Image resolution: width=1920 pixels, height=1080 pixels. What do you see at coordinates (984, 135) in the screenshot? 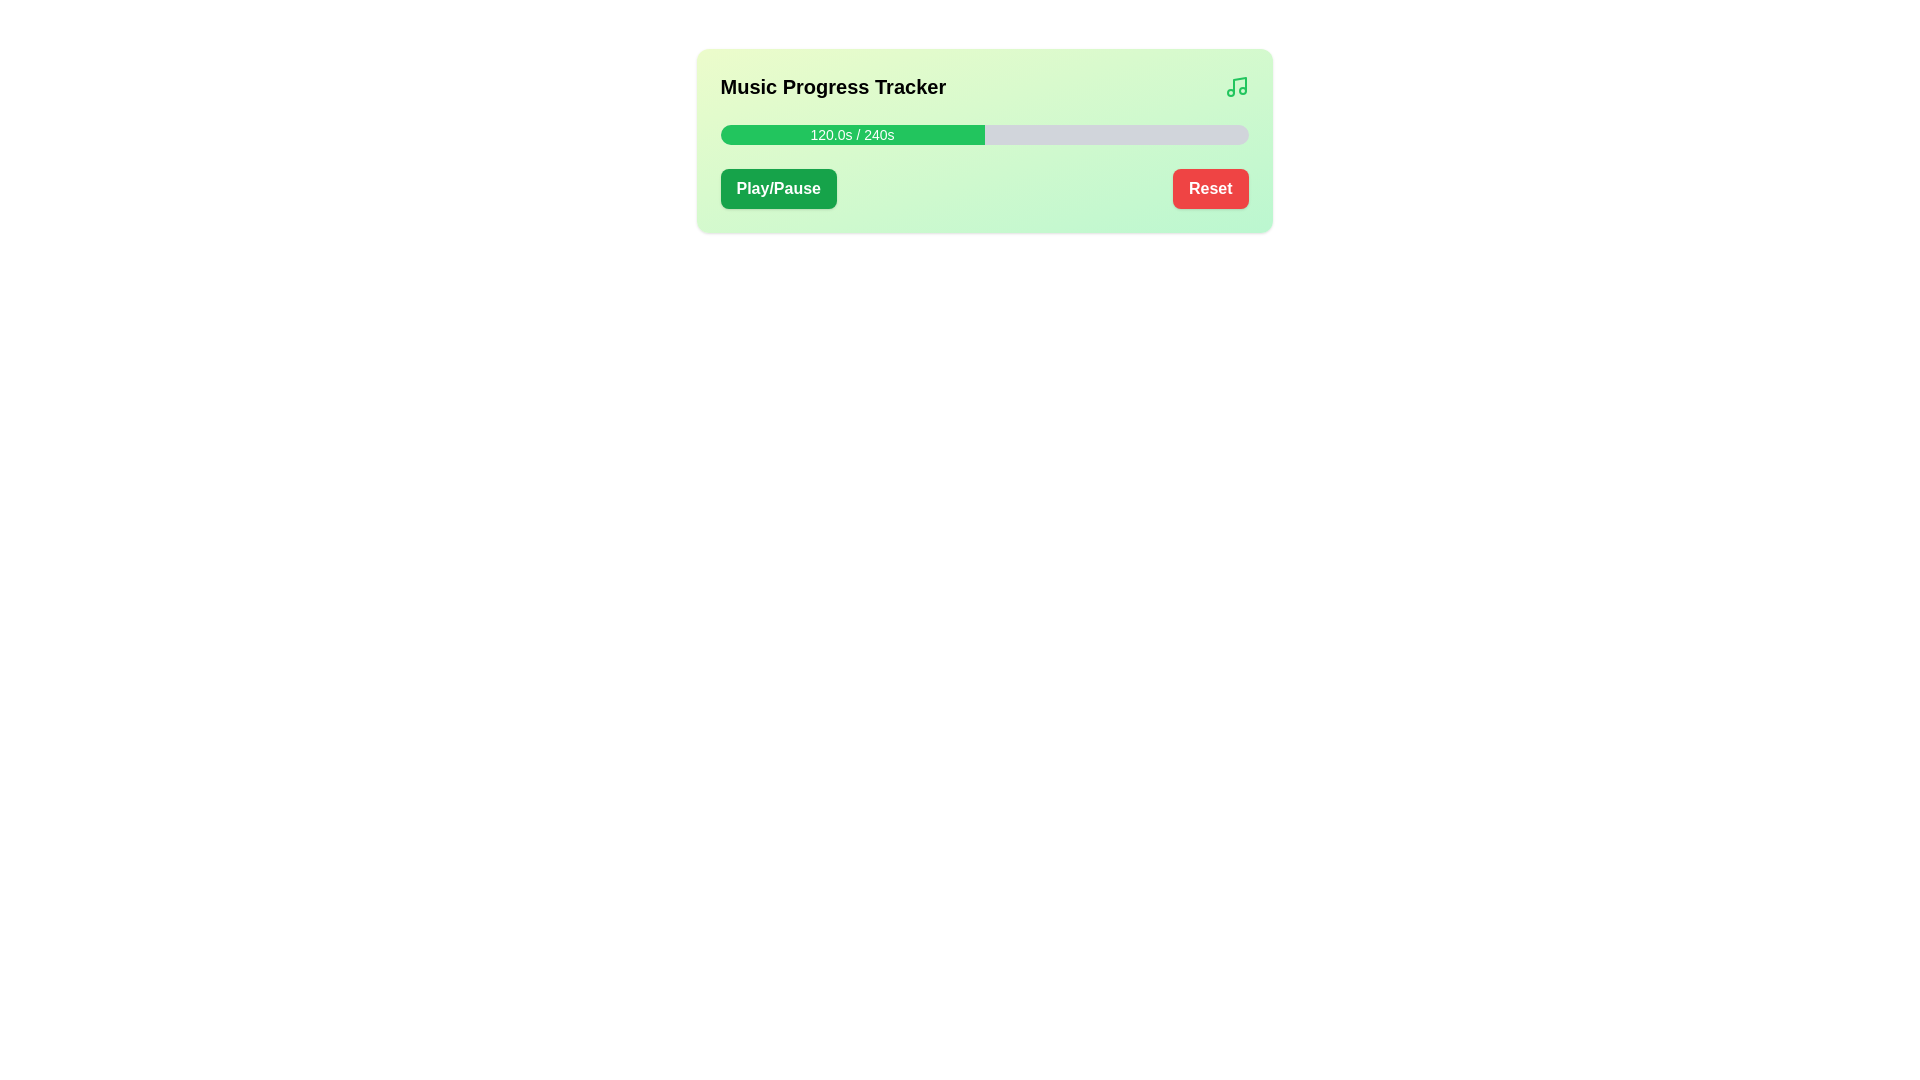
I see `the Progress Bar that indicates progress completion as a ratio of 120.0s out of 240s, positioned between the title 'Music Progress Tracker' and the buttons 'Play/Pause' and 'Reset'` at bounding box center [984, 135].